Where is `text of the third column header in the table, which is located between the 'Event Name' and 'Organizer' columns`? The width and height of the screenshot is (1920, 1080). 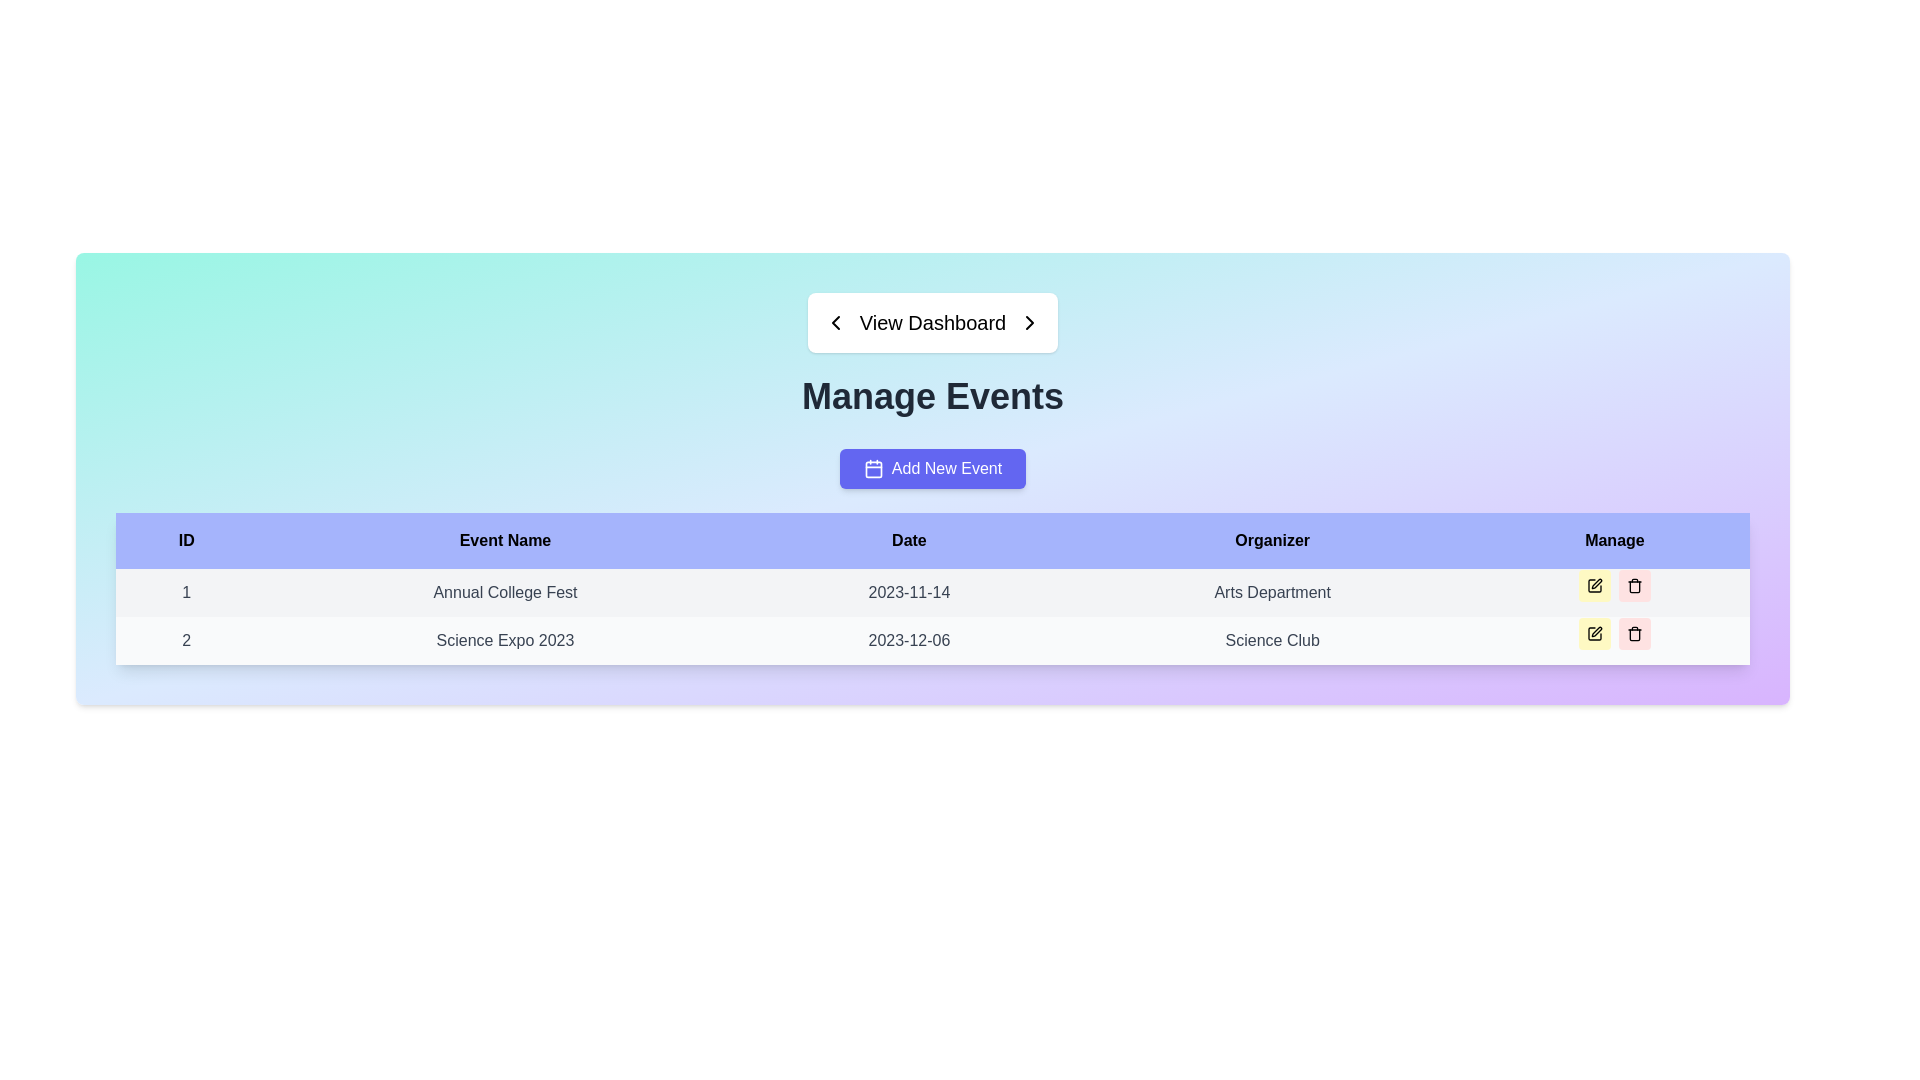
text of the third column header in the table, which is located between the 'Event Name' and 'Organizer' columns is located at coordinates (908, 540).